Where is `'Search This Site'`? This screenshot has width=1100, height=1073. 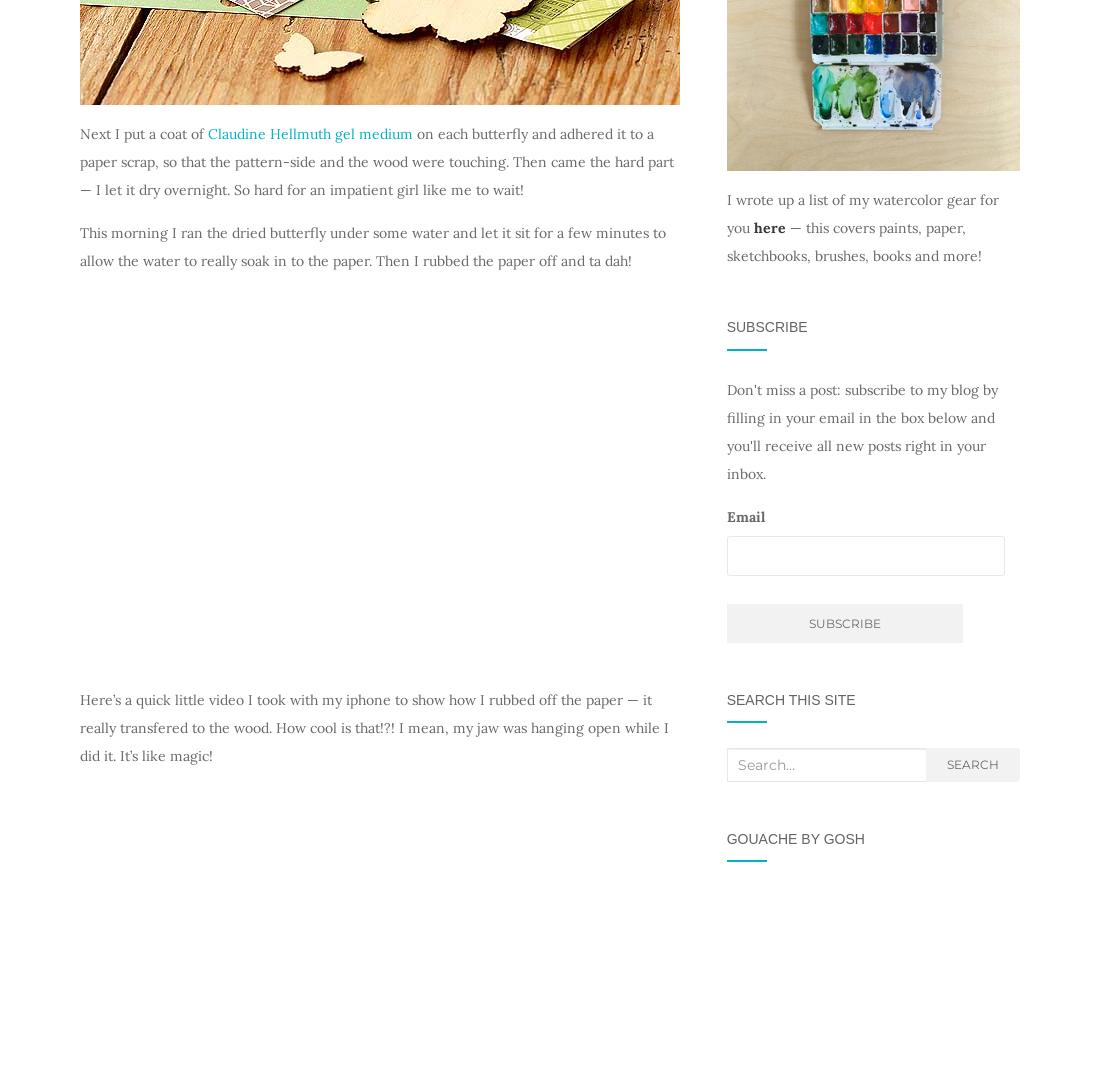 'Search This Site' is located at coordinates (790, 698).